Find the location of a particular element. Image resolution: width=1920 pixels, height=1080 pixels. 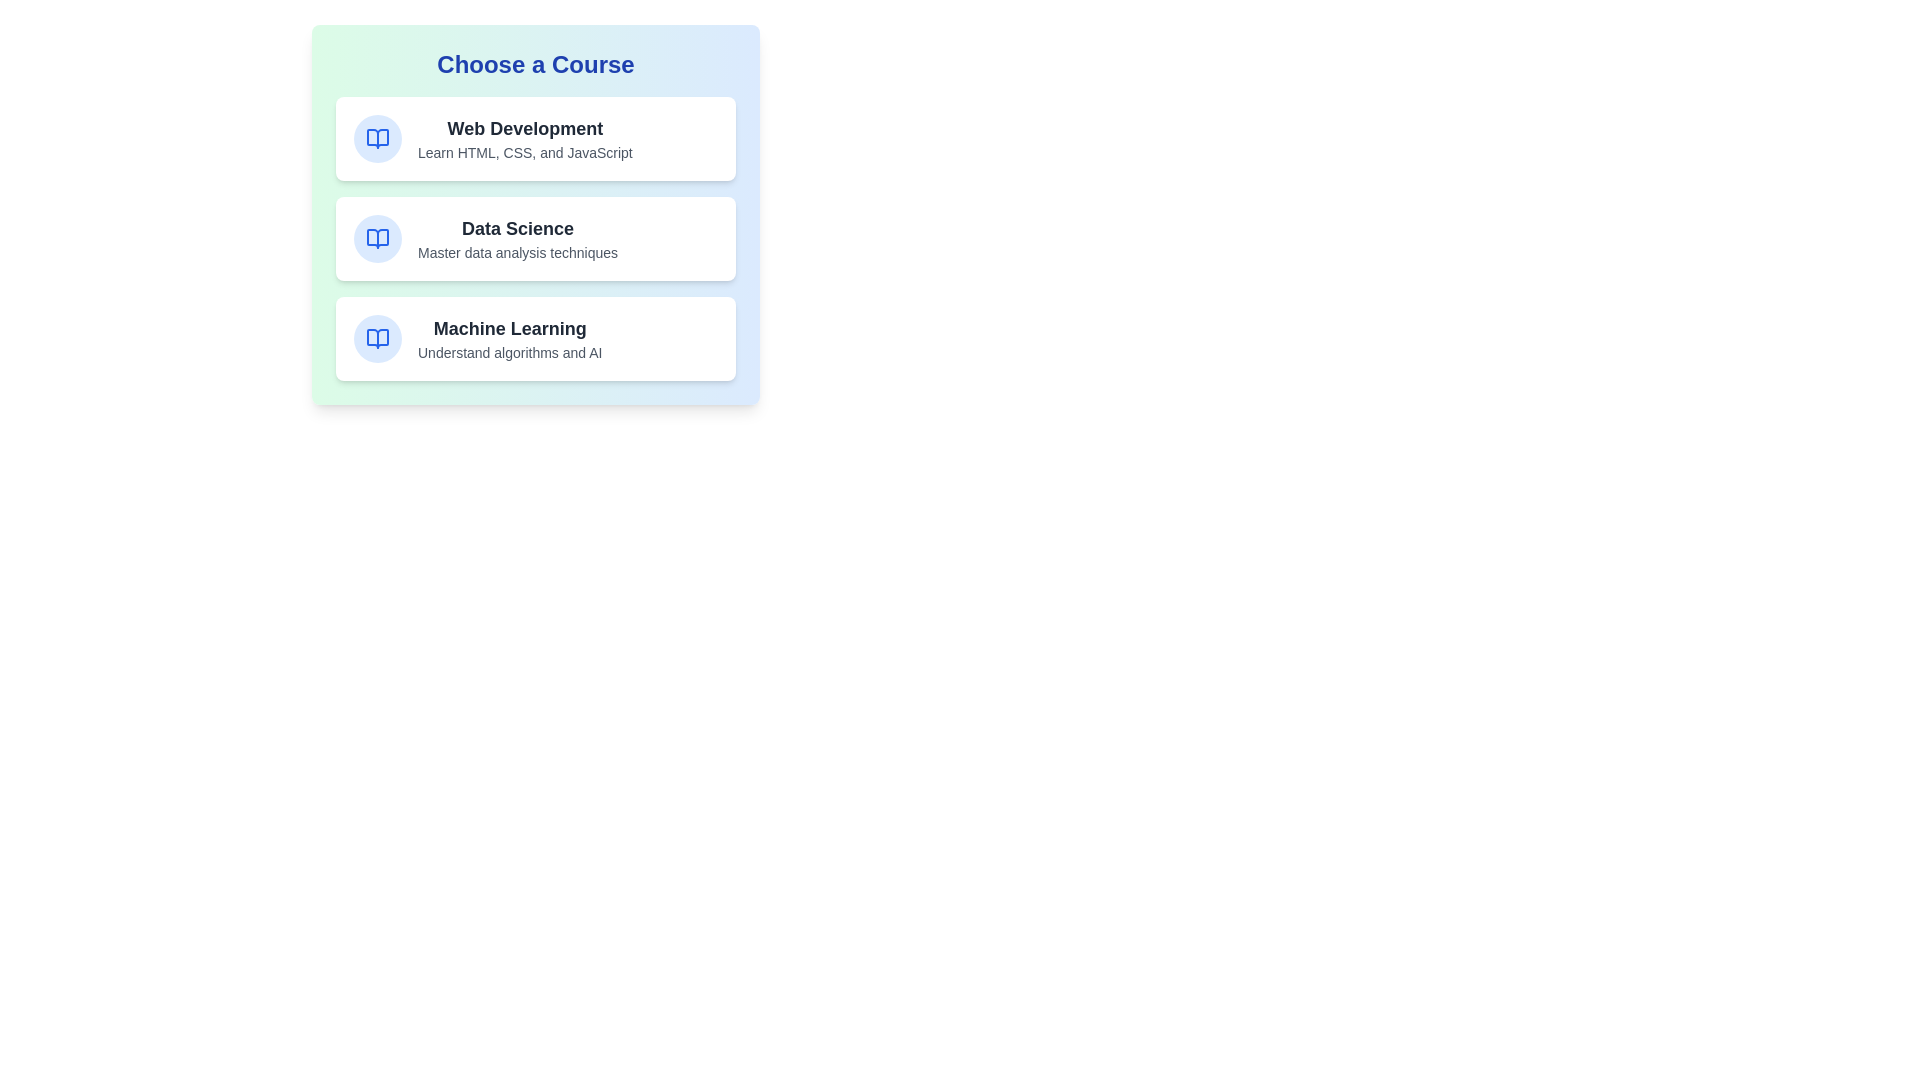

the text content element that provides information about the course titled 'Machine Learning' and its description, 'Understand algorithms and AI', located in the third card of the 'Choose a Course' section is located at coordinates (510, 338).